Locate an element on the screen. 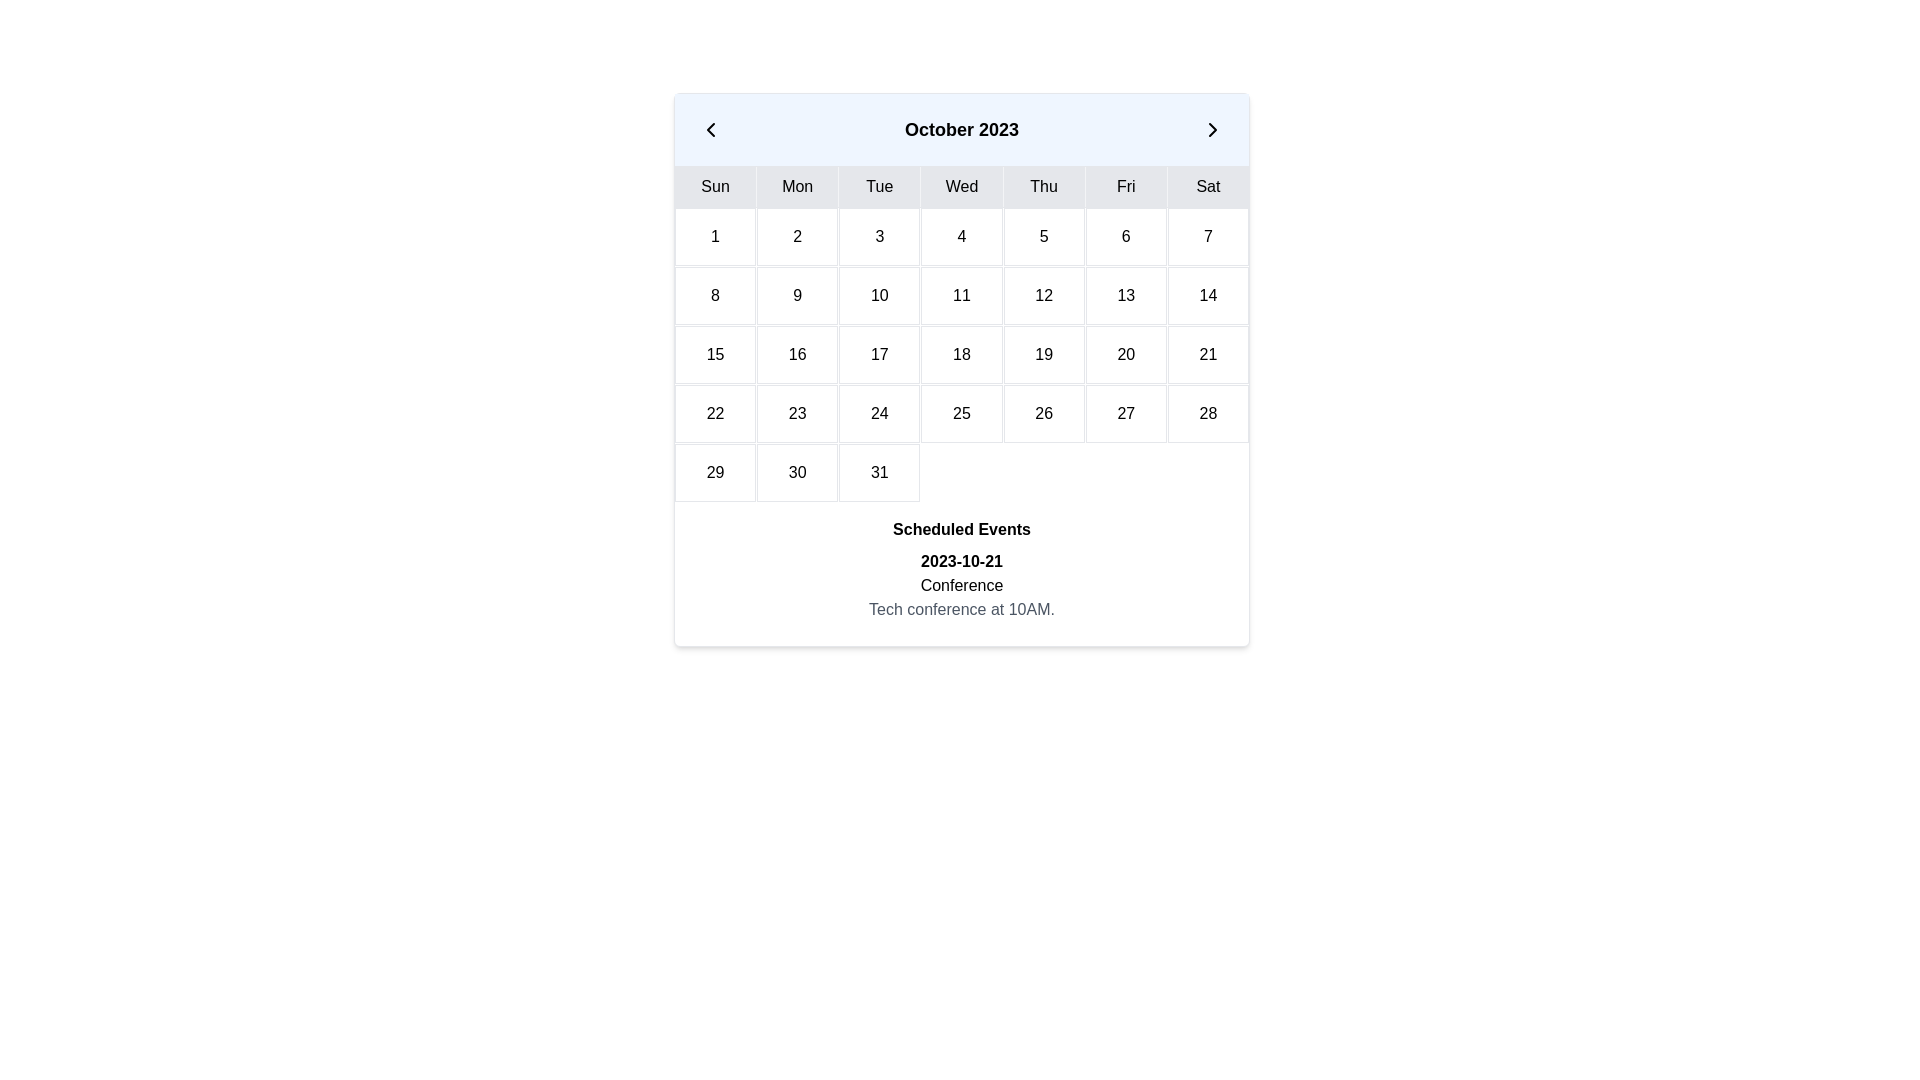  the text element that provides details about the scheduled conference event, located directly below the elements showing '2023-10-21' and 'Conference' is located at coordinates (961, 608).